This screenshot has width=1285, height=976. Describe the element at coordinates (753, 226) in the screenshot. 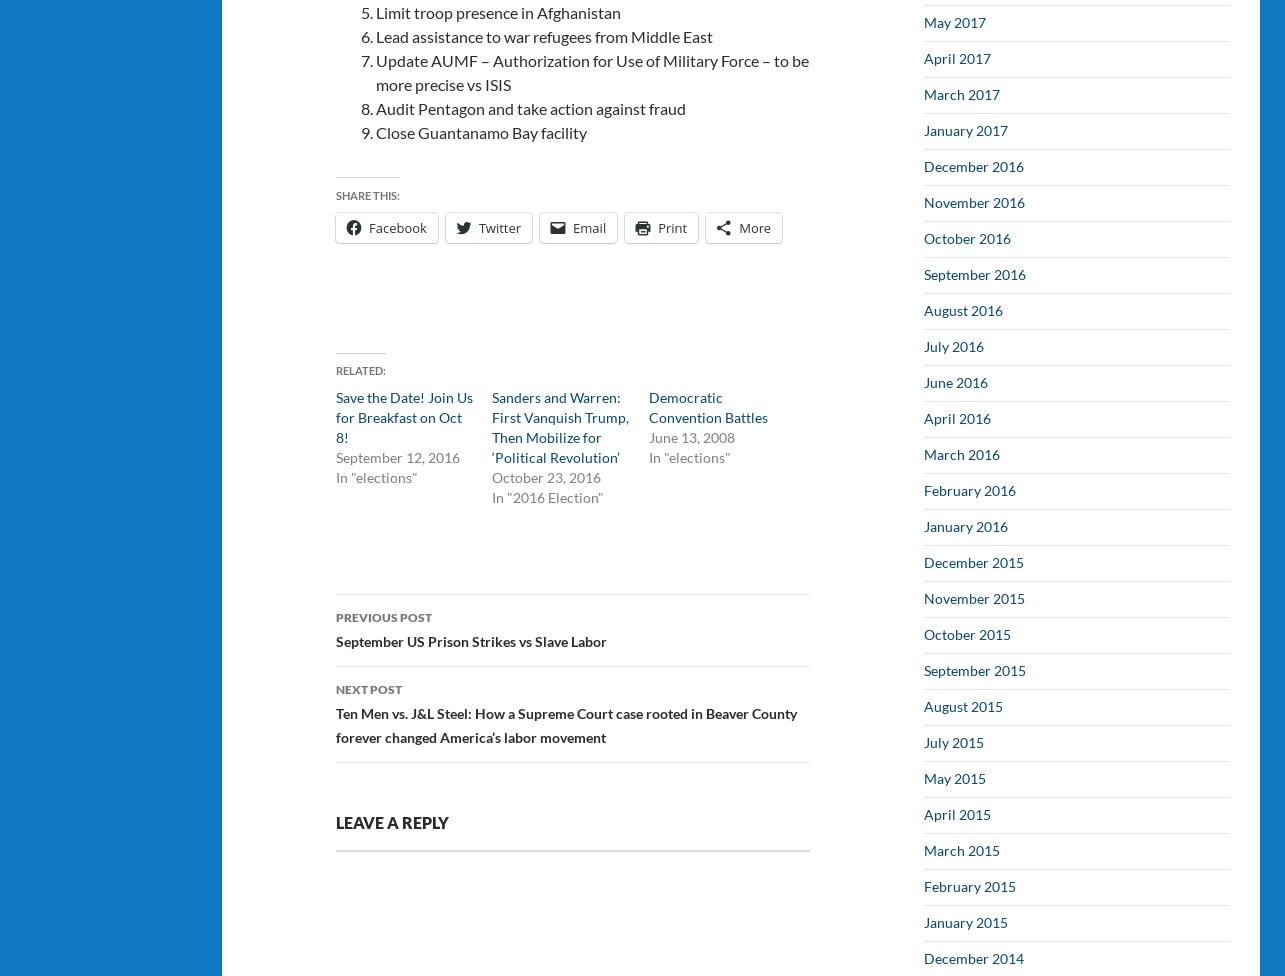

I see `'More'` at that location.